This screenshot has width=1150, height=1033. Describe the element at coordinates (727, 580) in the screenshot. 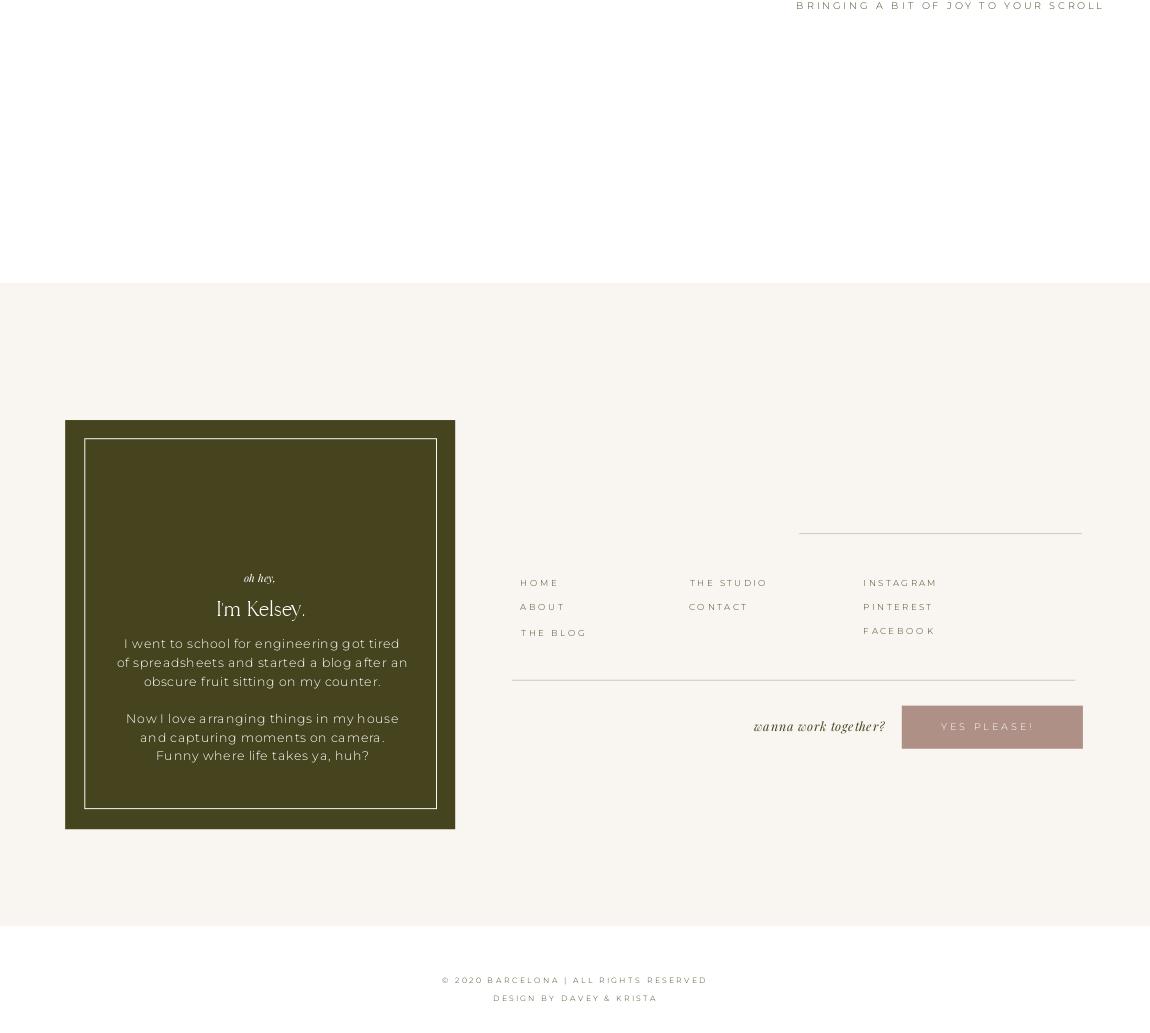

I see `'THE STUDIO'` at that location.